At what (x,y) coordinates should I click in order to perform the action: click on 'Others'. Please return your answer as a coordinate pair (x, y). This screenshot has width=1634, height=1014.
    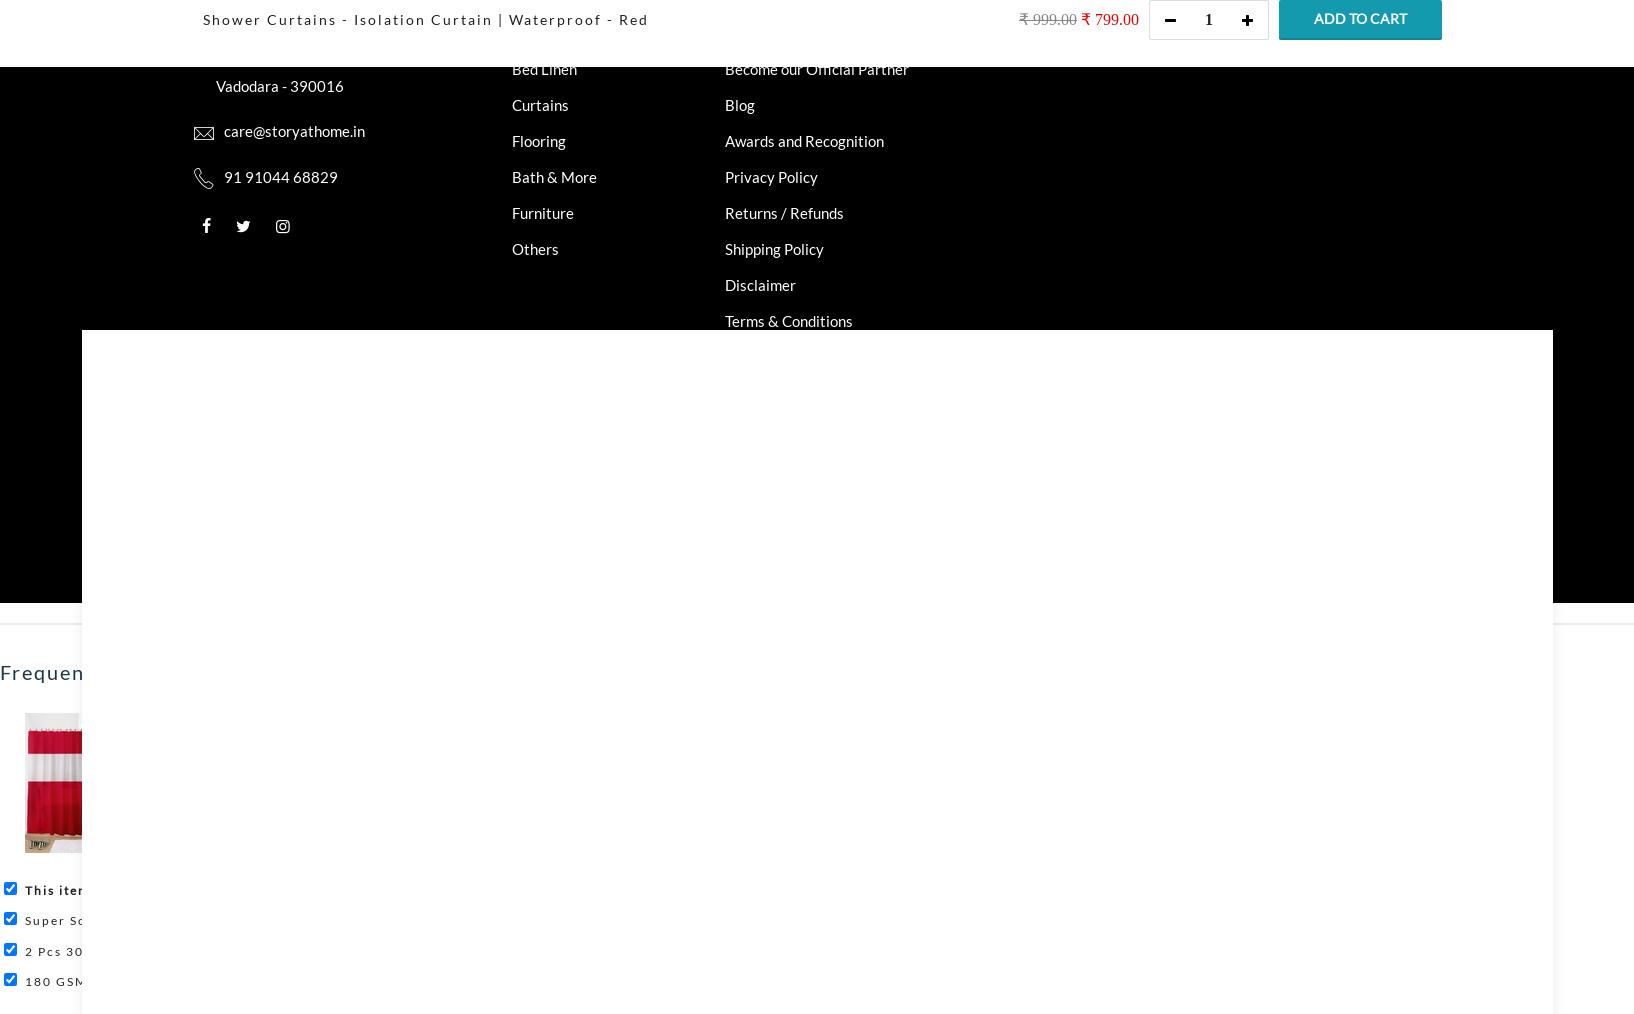
    Looking at the image, I should click on (534, 247).